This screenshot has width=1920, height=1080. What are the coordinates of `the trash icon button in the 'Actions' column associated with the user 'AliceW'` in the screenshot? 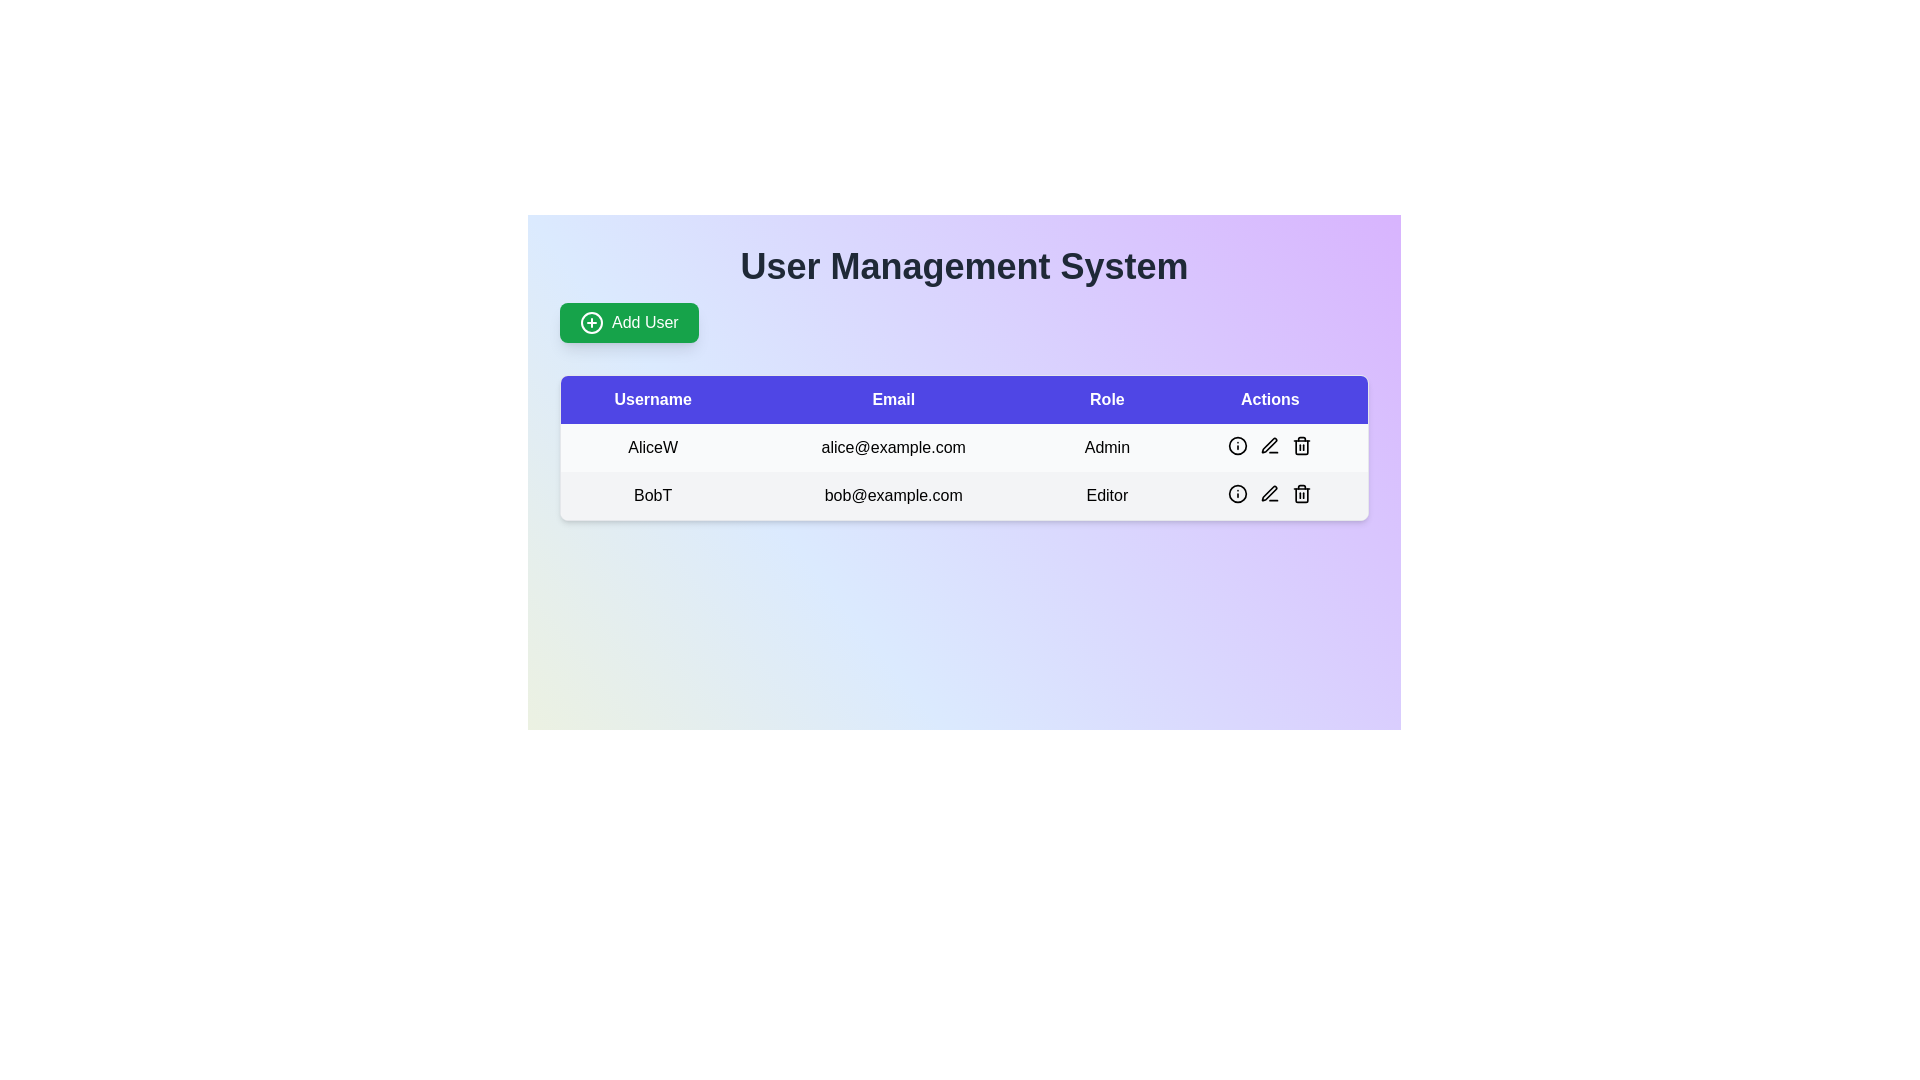 It's located at (1302, 445).